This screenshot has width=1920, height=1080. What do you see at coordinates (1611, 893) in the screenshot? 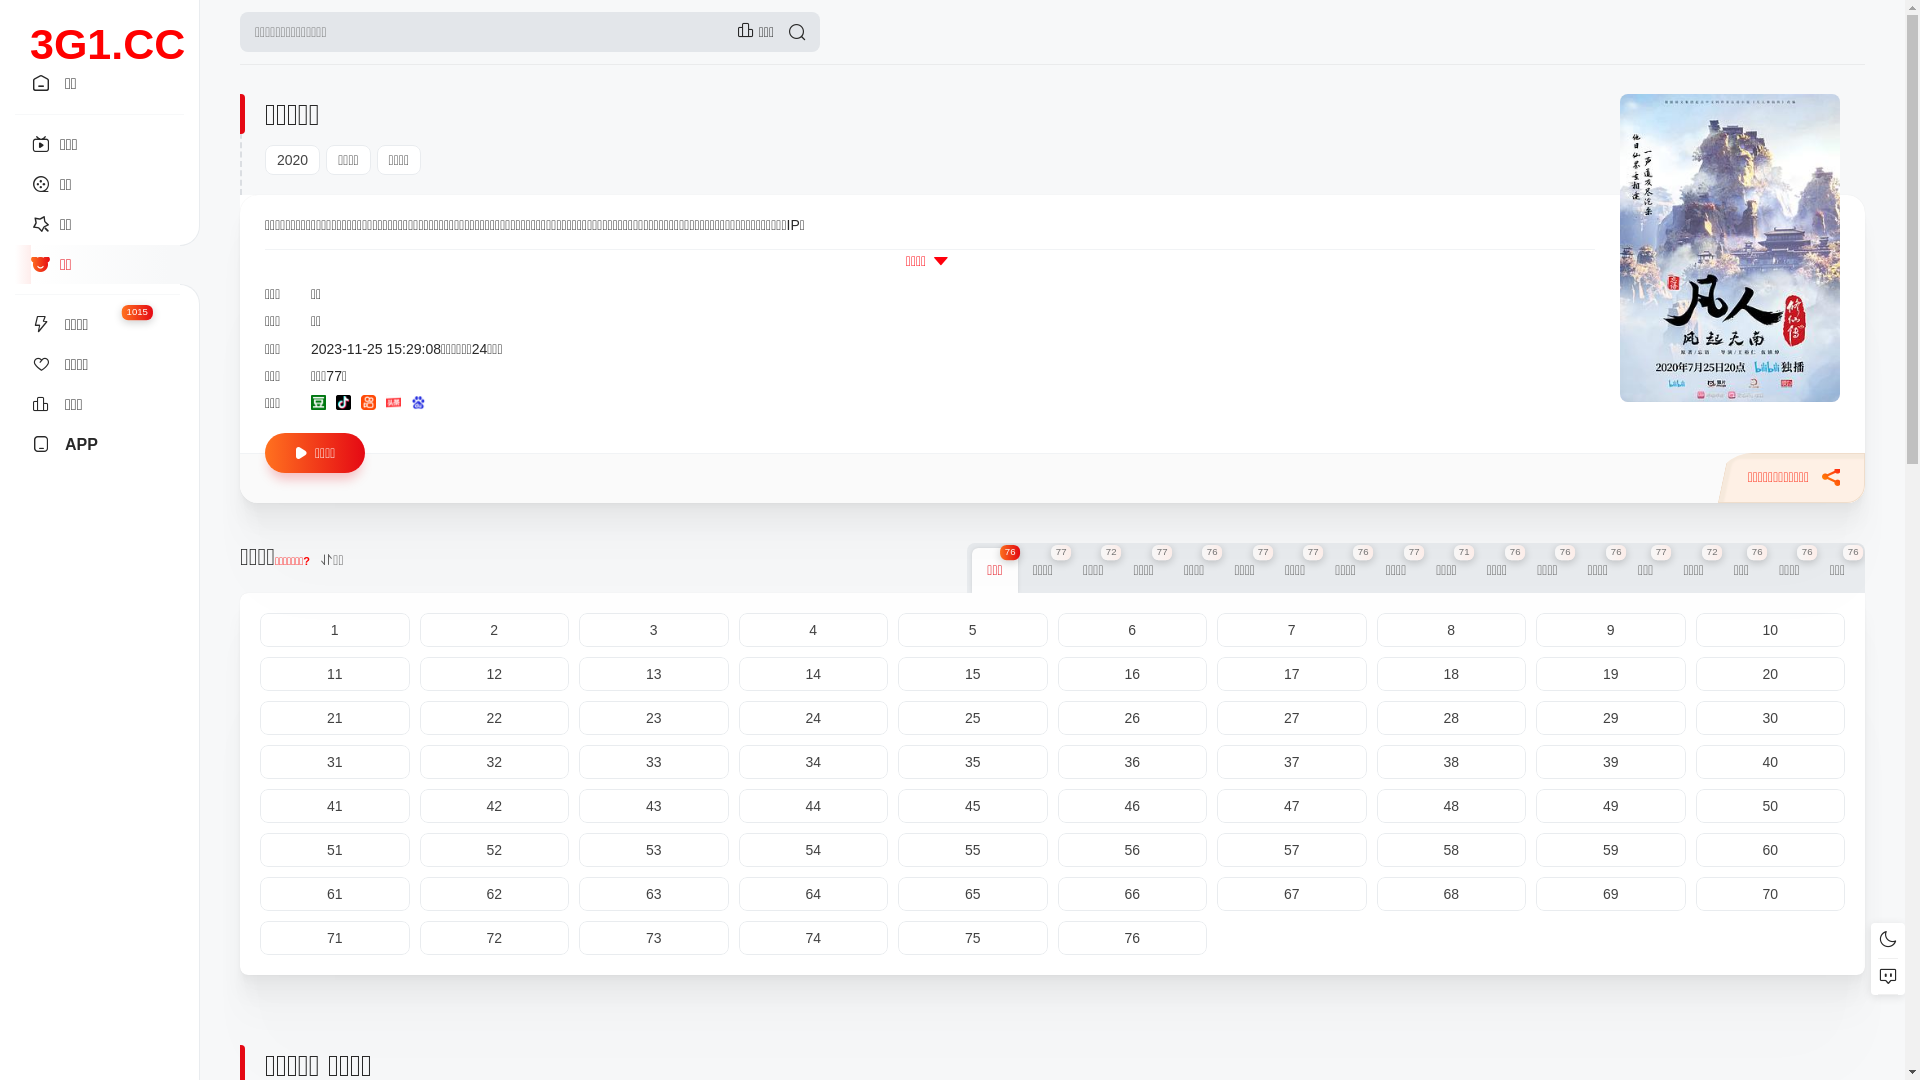
I see `'69'` at bounding box center [1611, 893].